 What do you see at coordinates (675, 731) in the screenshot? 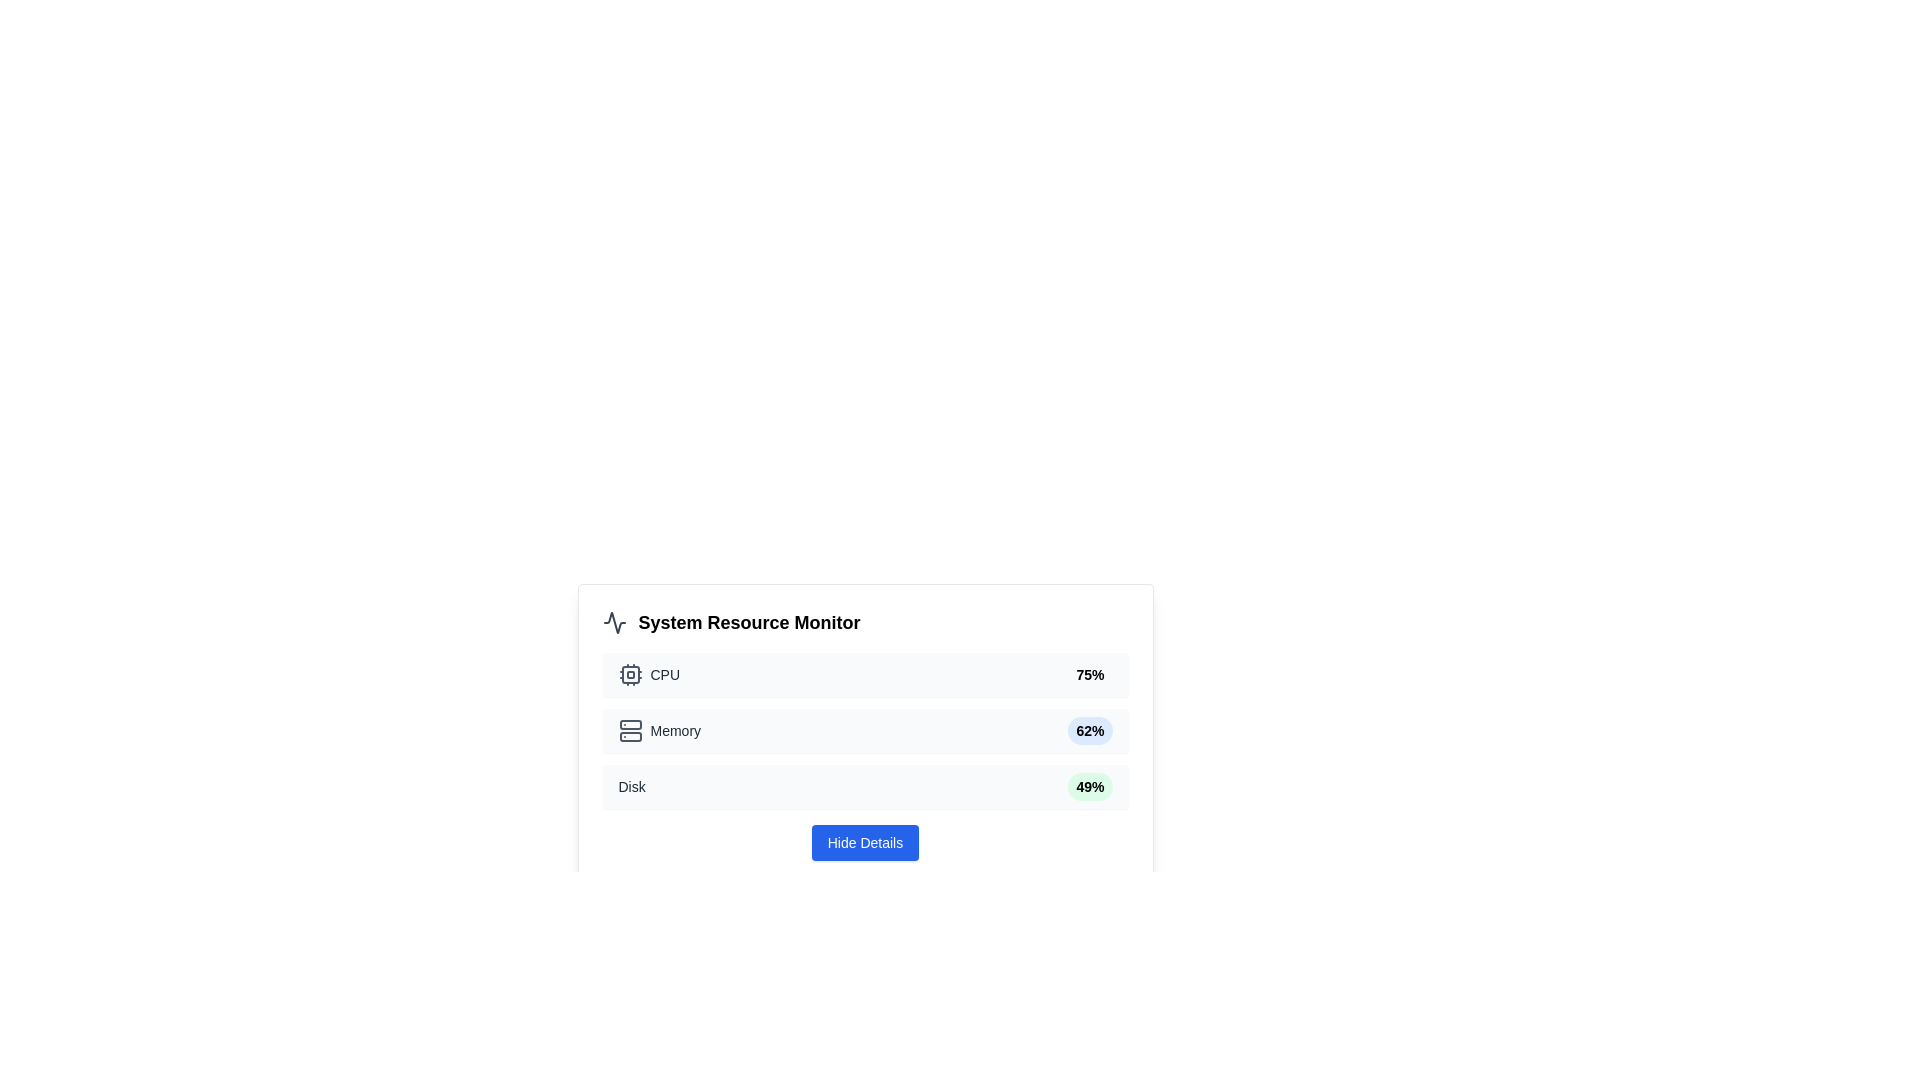
I see `text displayed on the 'Memory' label, which is a medium-sized grayish-black text located in the second row under the 'System Resource Monitor' section` at bounding box center [675, 731].